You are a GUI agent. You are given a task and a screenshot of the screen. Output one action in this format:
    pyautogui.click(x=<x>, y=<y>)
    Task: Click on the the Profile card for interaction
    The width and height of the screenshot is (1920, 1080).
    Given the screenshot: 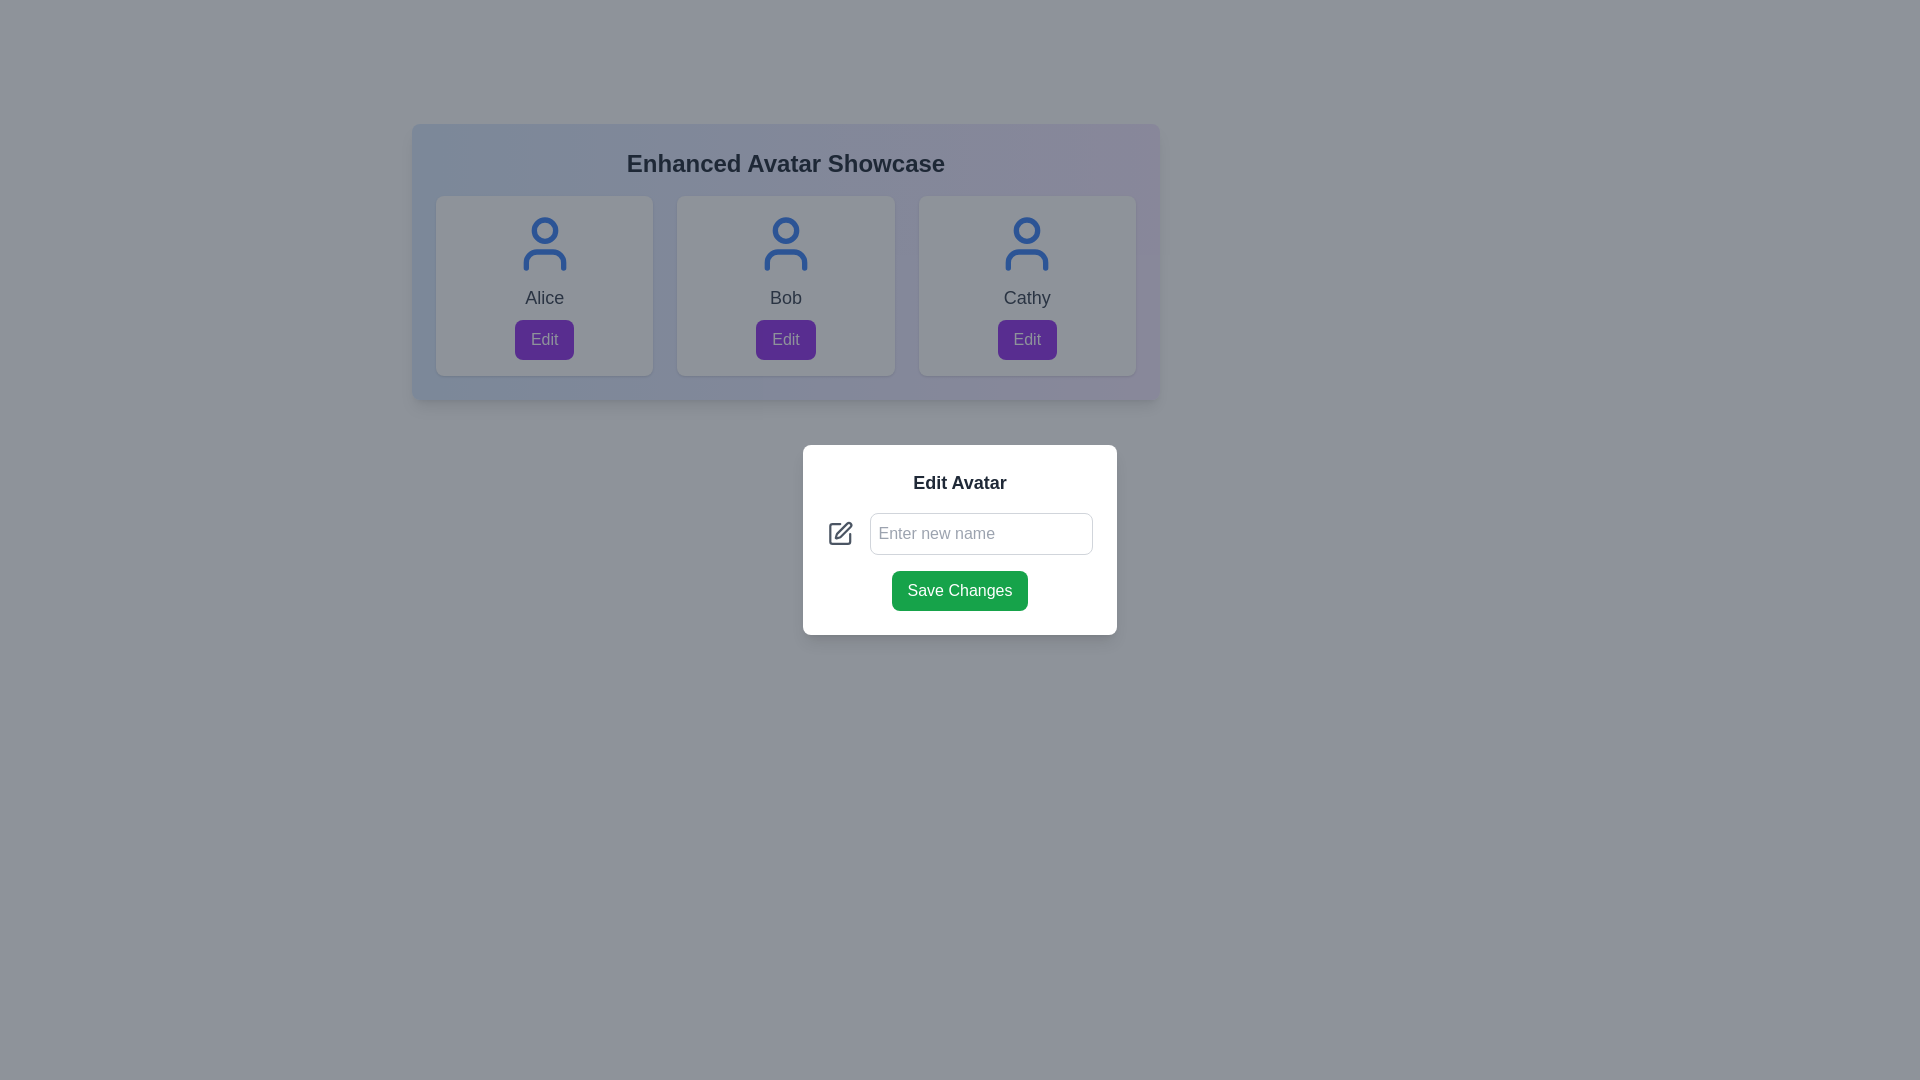 What is the action you would take?
    pyautogui.click(x=544, y=285)
    